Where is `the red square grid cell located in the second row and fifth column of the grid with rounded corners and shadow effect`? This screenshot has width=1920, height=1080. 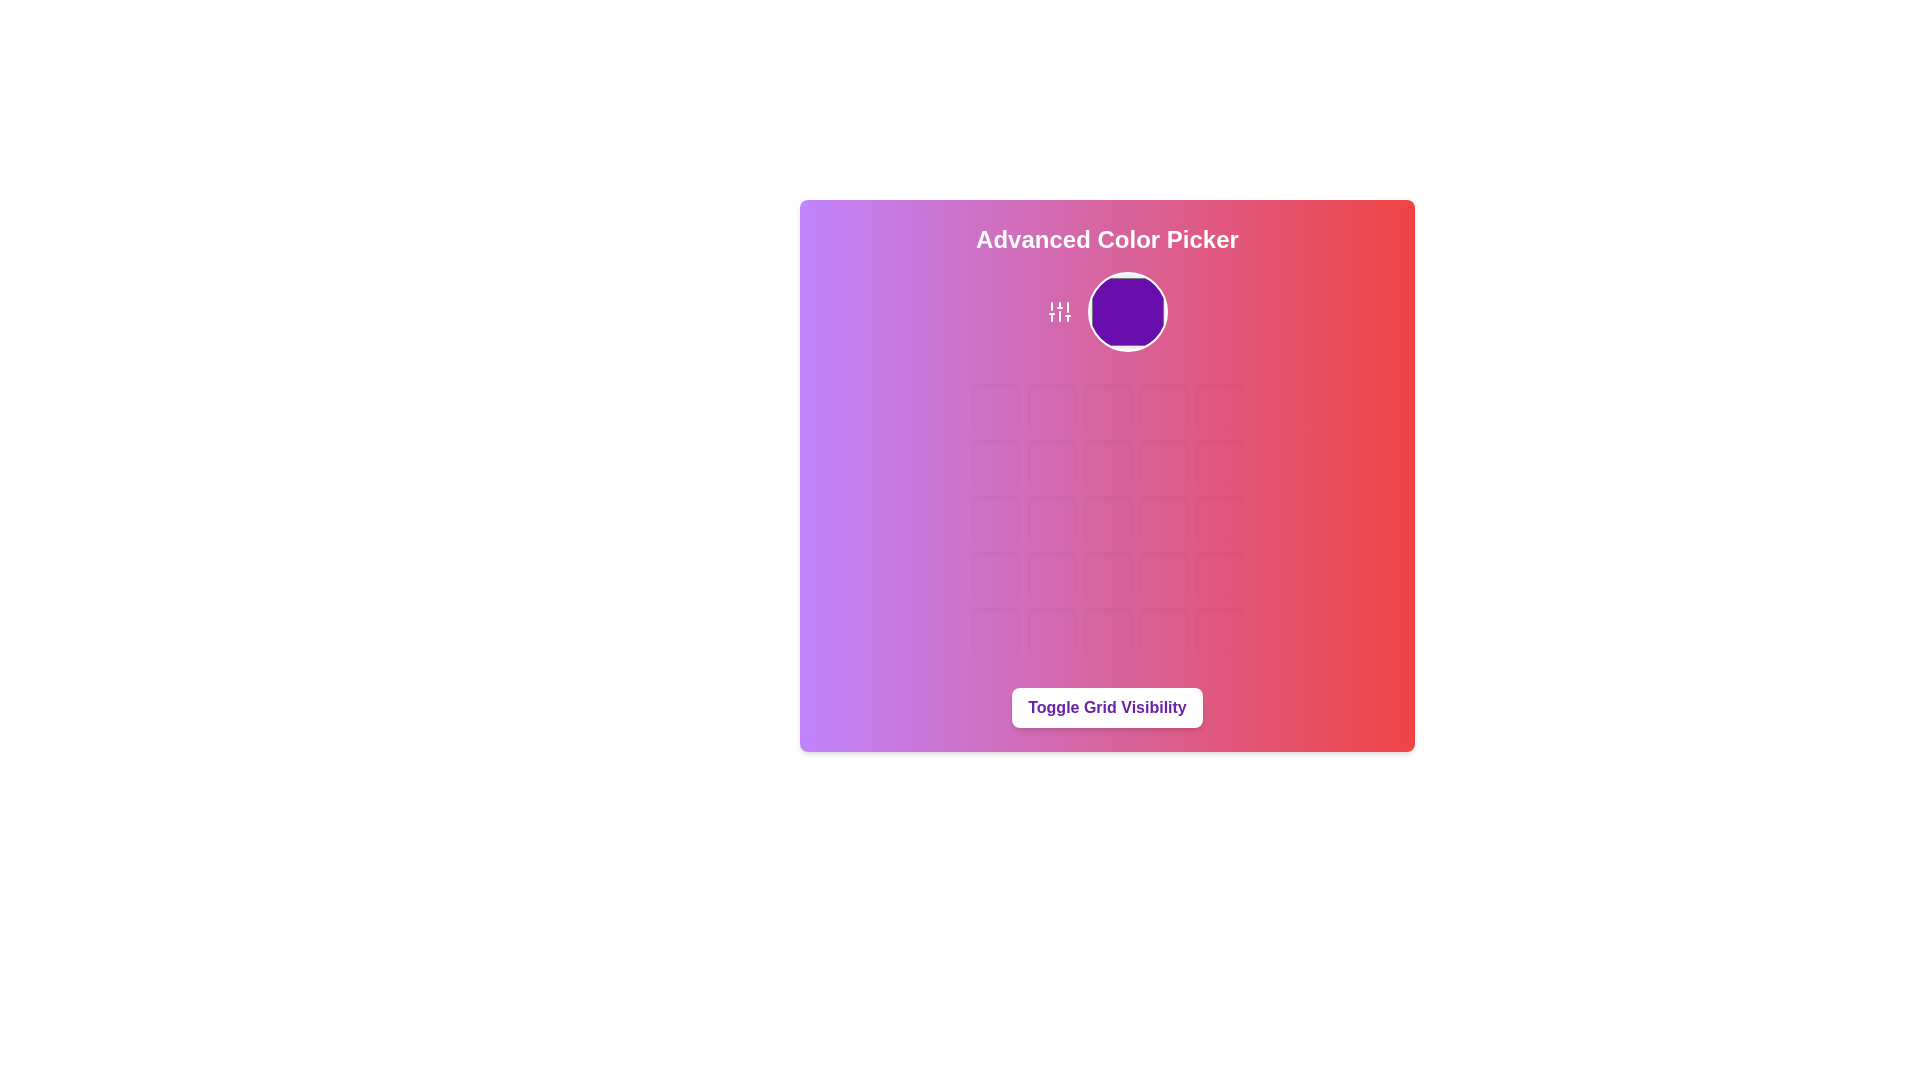
the red square grid cell located in the second row and fifth column of the grid with rounded corners and shadow effect is located at coordinates (1218, 463).